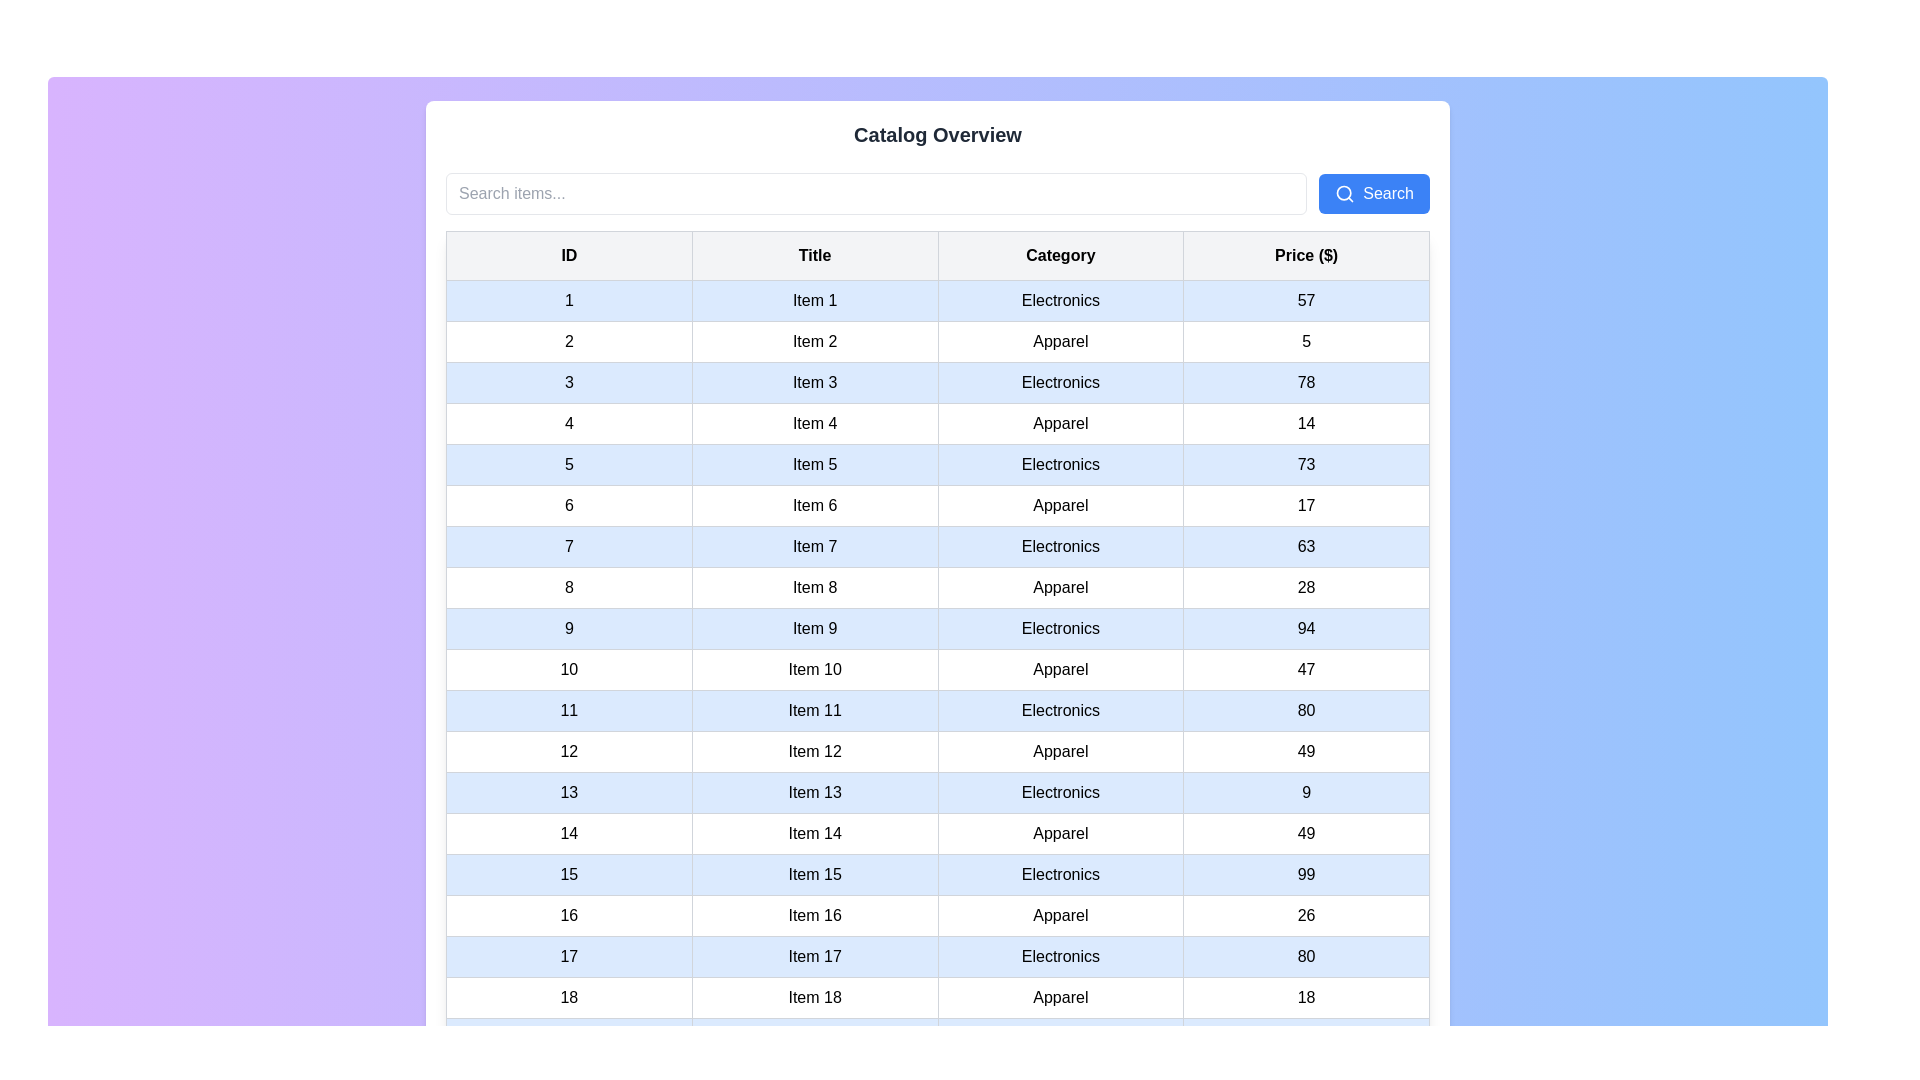 The image size is (1920, 1080). What do you see at coordinates (1306, 670) in the screenshot?
I see `the table cell displaying the price of 'Item 10' in the 'Apparel' category, located in the last column of the tenth row` at bounding box center [1306, 670].